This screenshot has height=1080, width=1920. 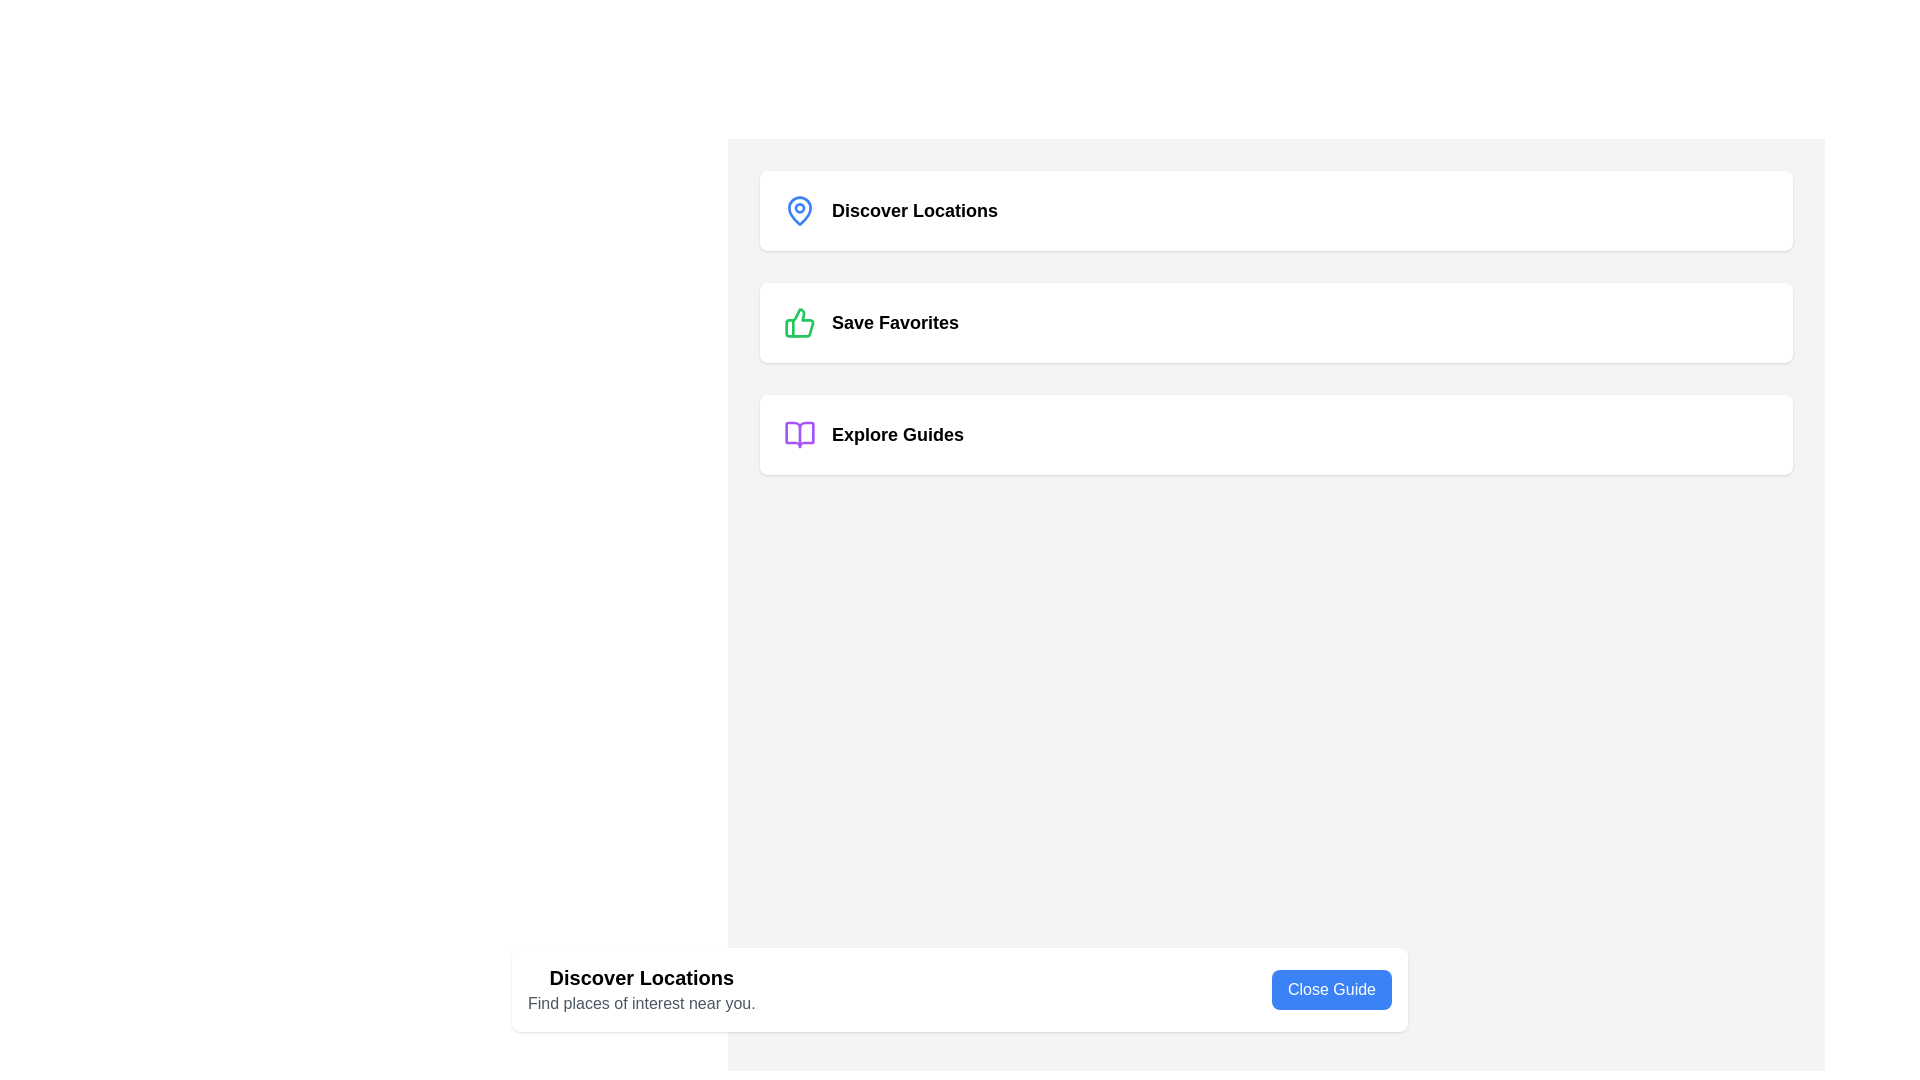 What do you see at coordinates (800, 322) in the screenshot?
I see `the 'thumbs-up' vector icon, which is styled in vivid green color and located to the left of the 'Save Favorites' text` at bounding box center [800, 322].